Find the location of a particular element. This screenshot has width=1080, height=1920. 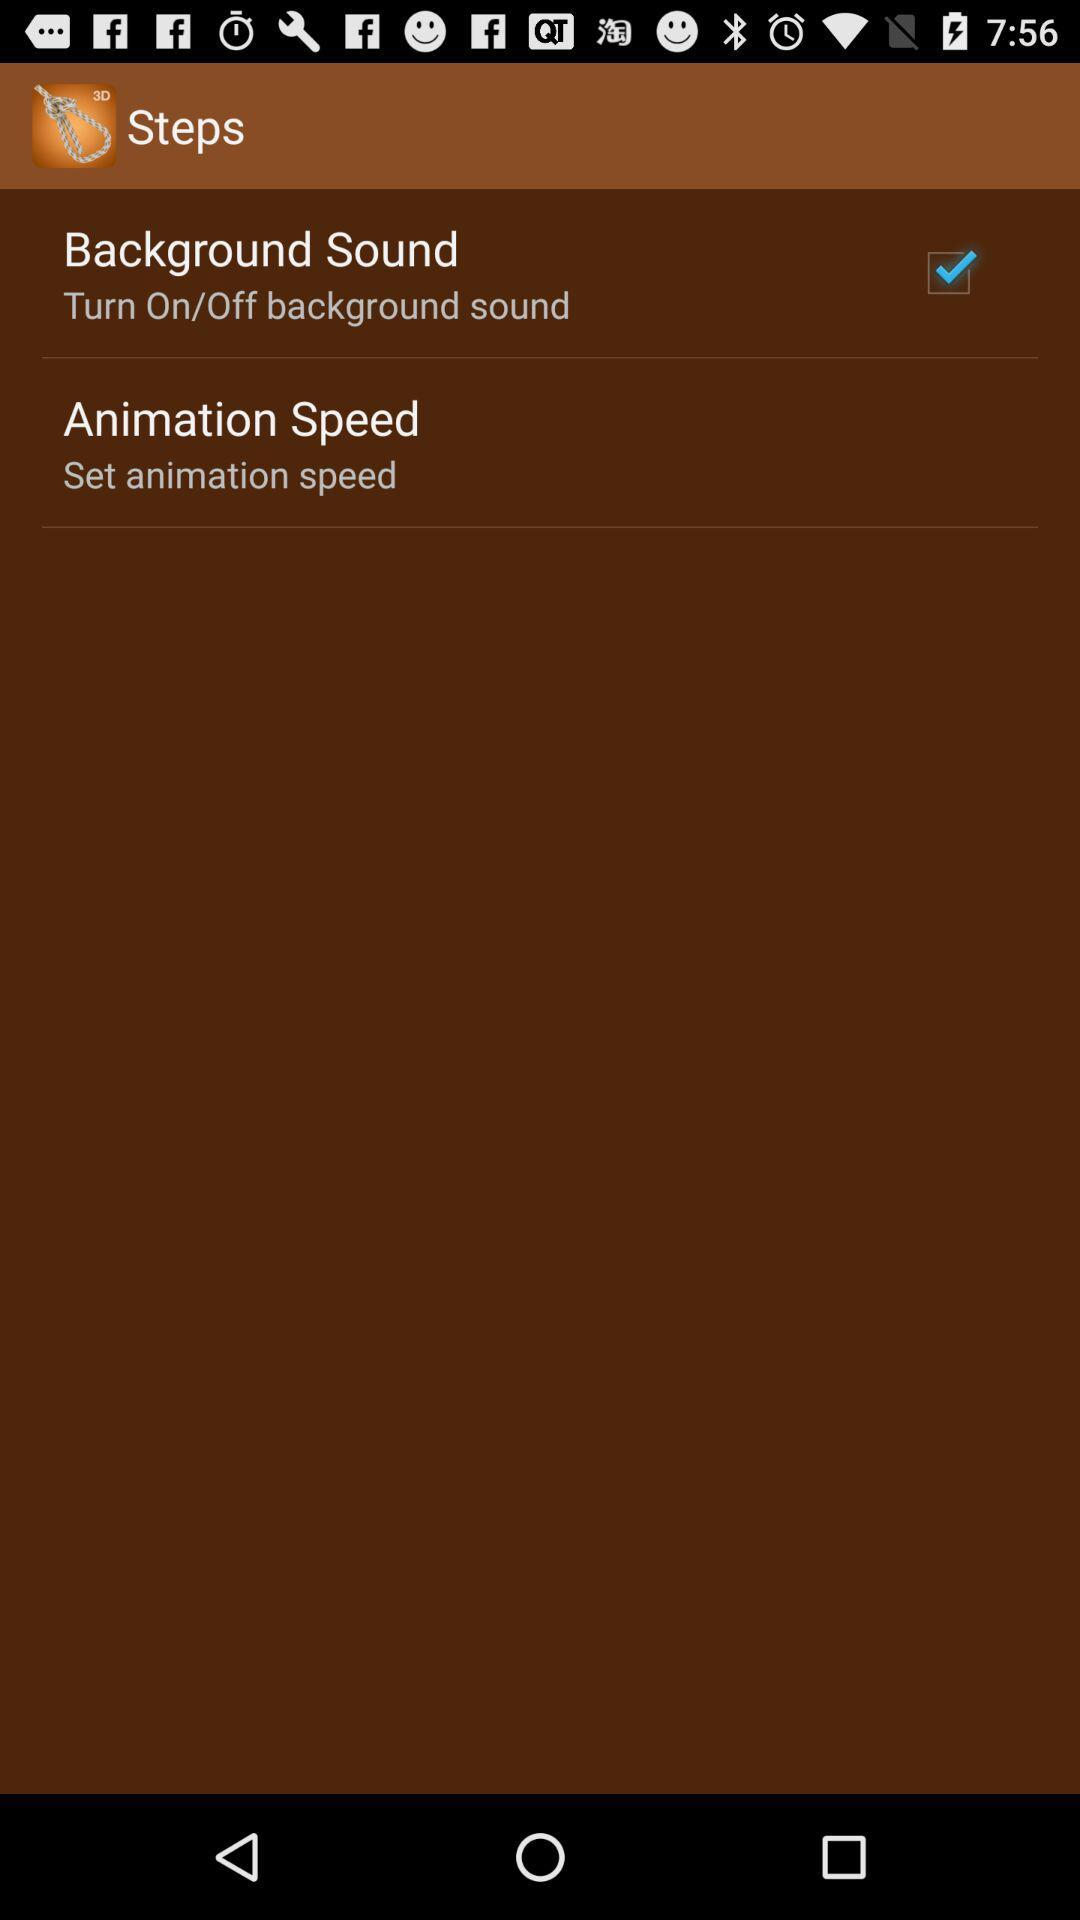

the icon below the background sound is located at coordinates (315, 303).